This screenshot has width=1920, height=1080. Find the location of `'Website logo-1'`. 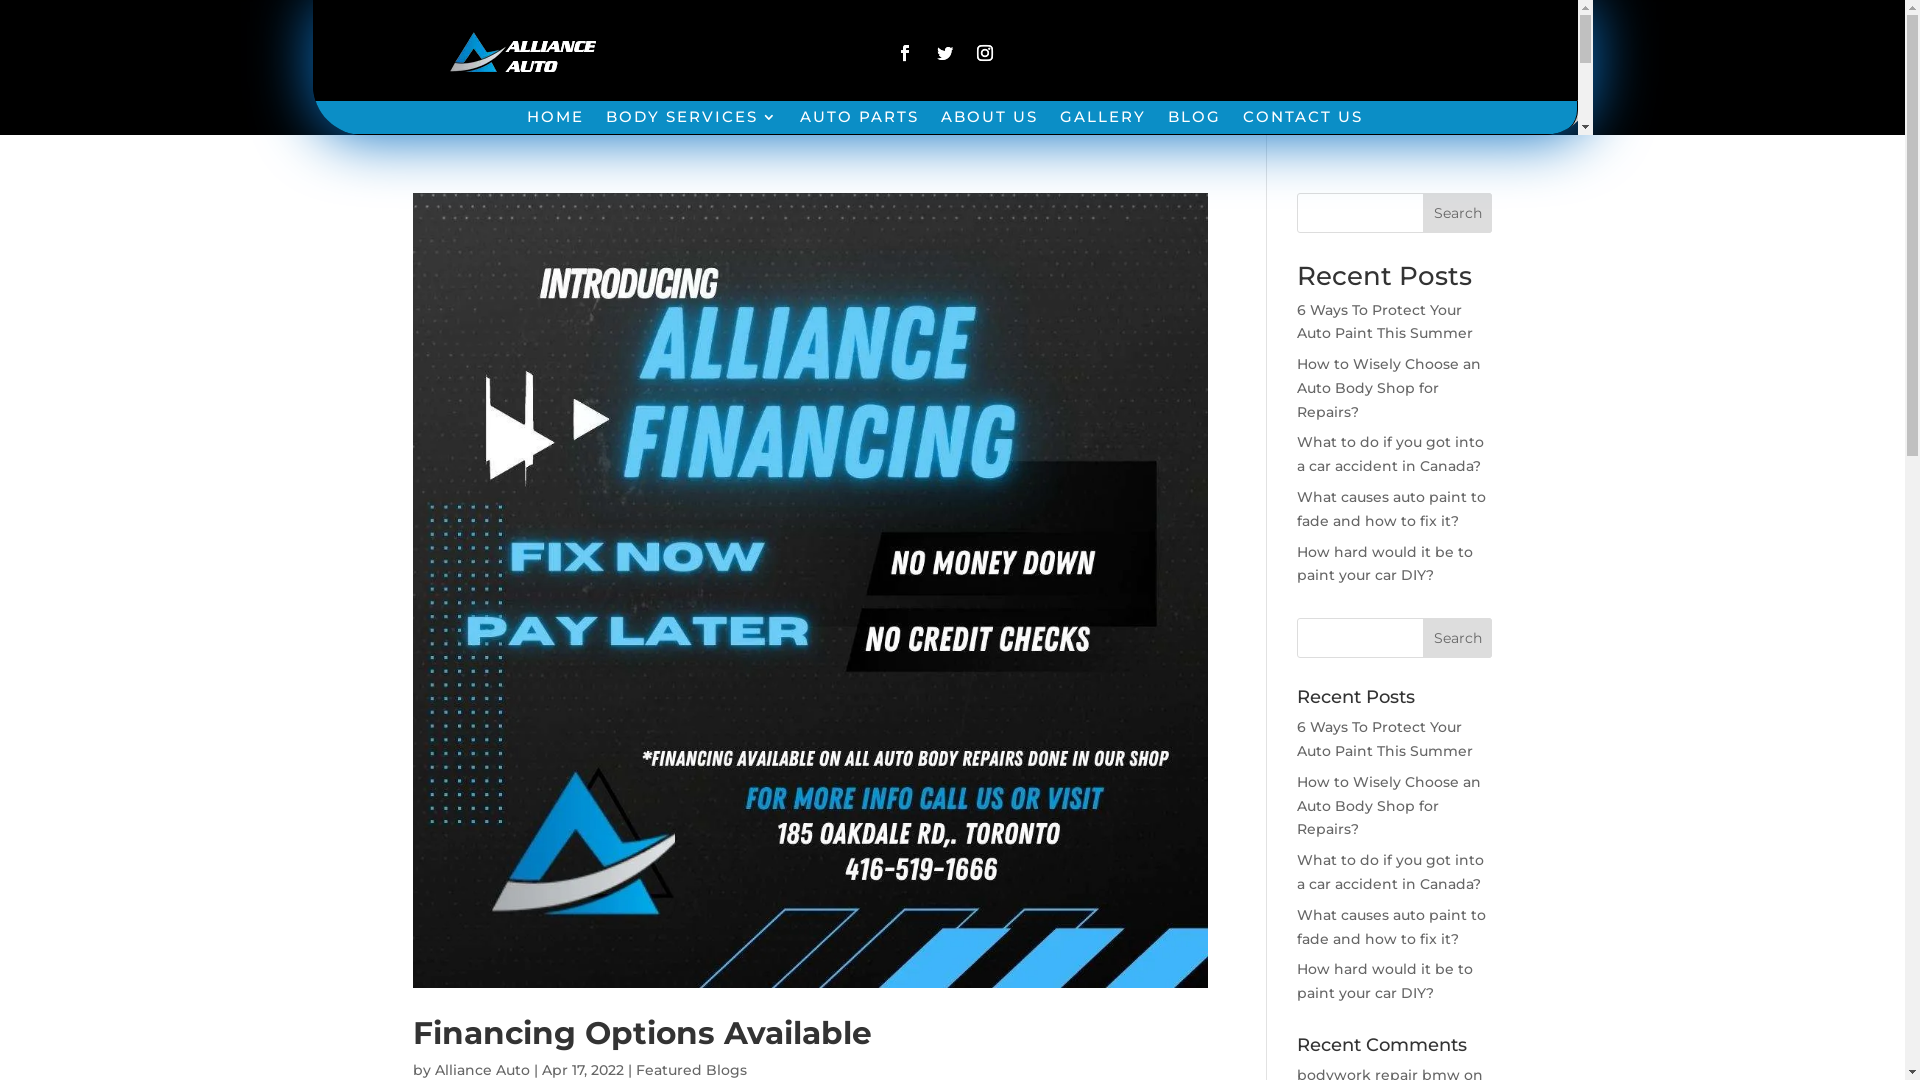

'Website logo-1' is located at coordinates (443, 56).